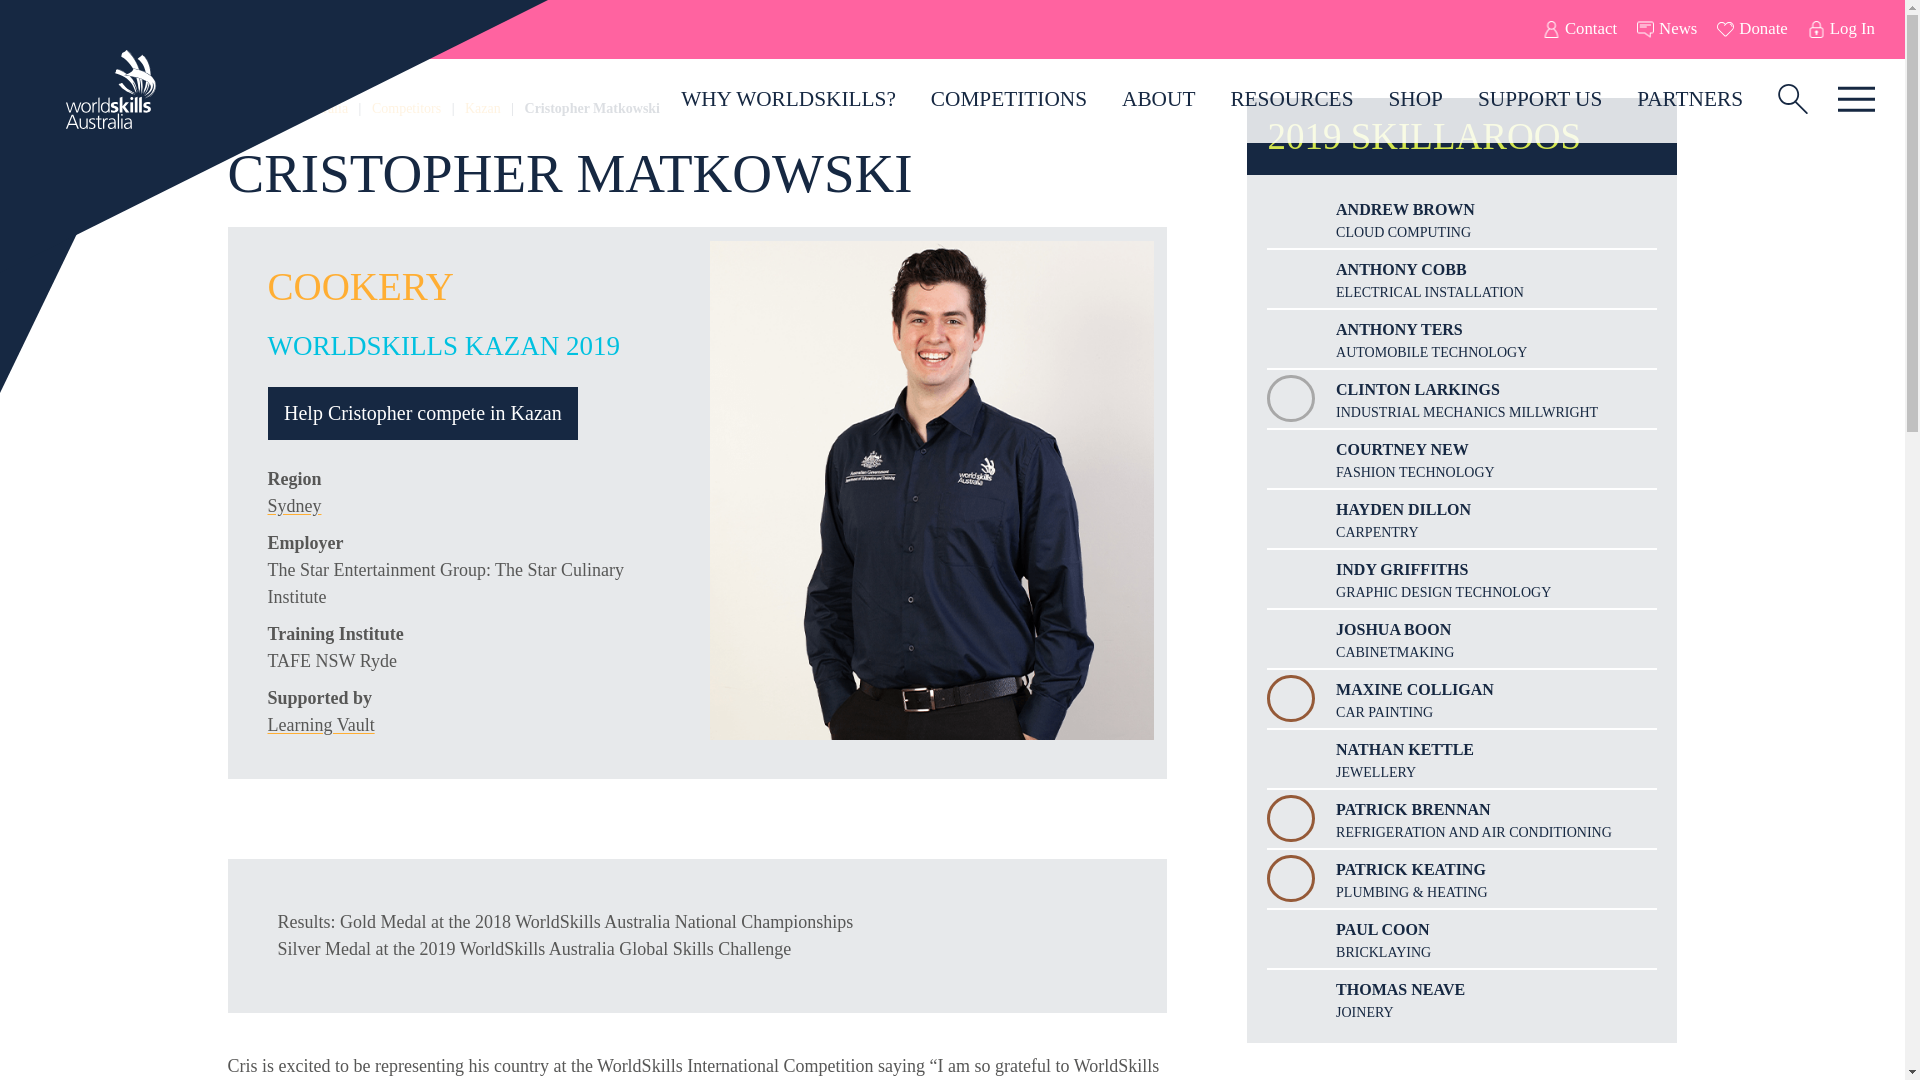  I want to click on 'ANTHONY TERS, so click(1462, 338).